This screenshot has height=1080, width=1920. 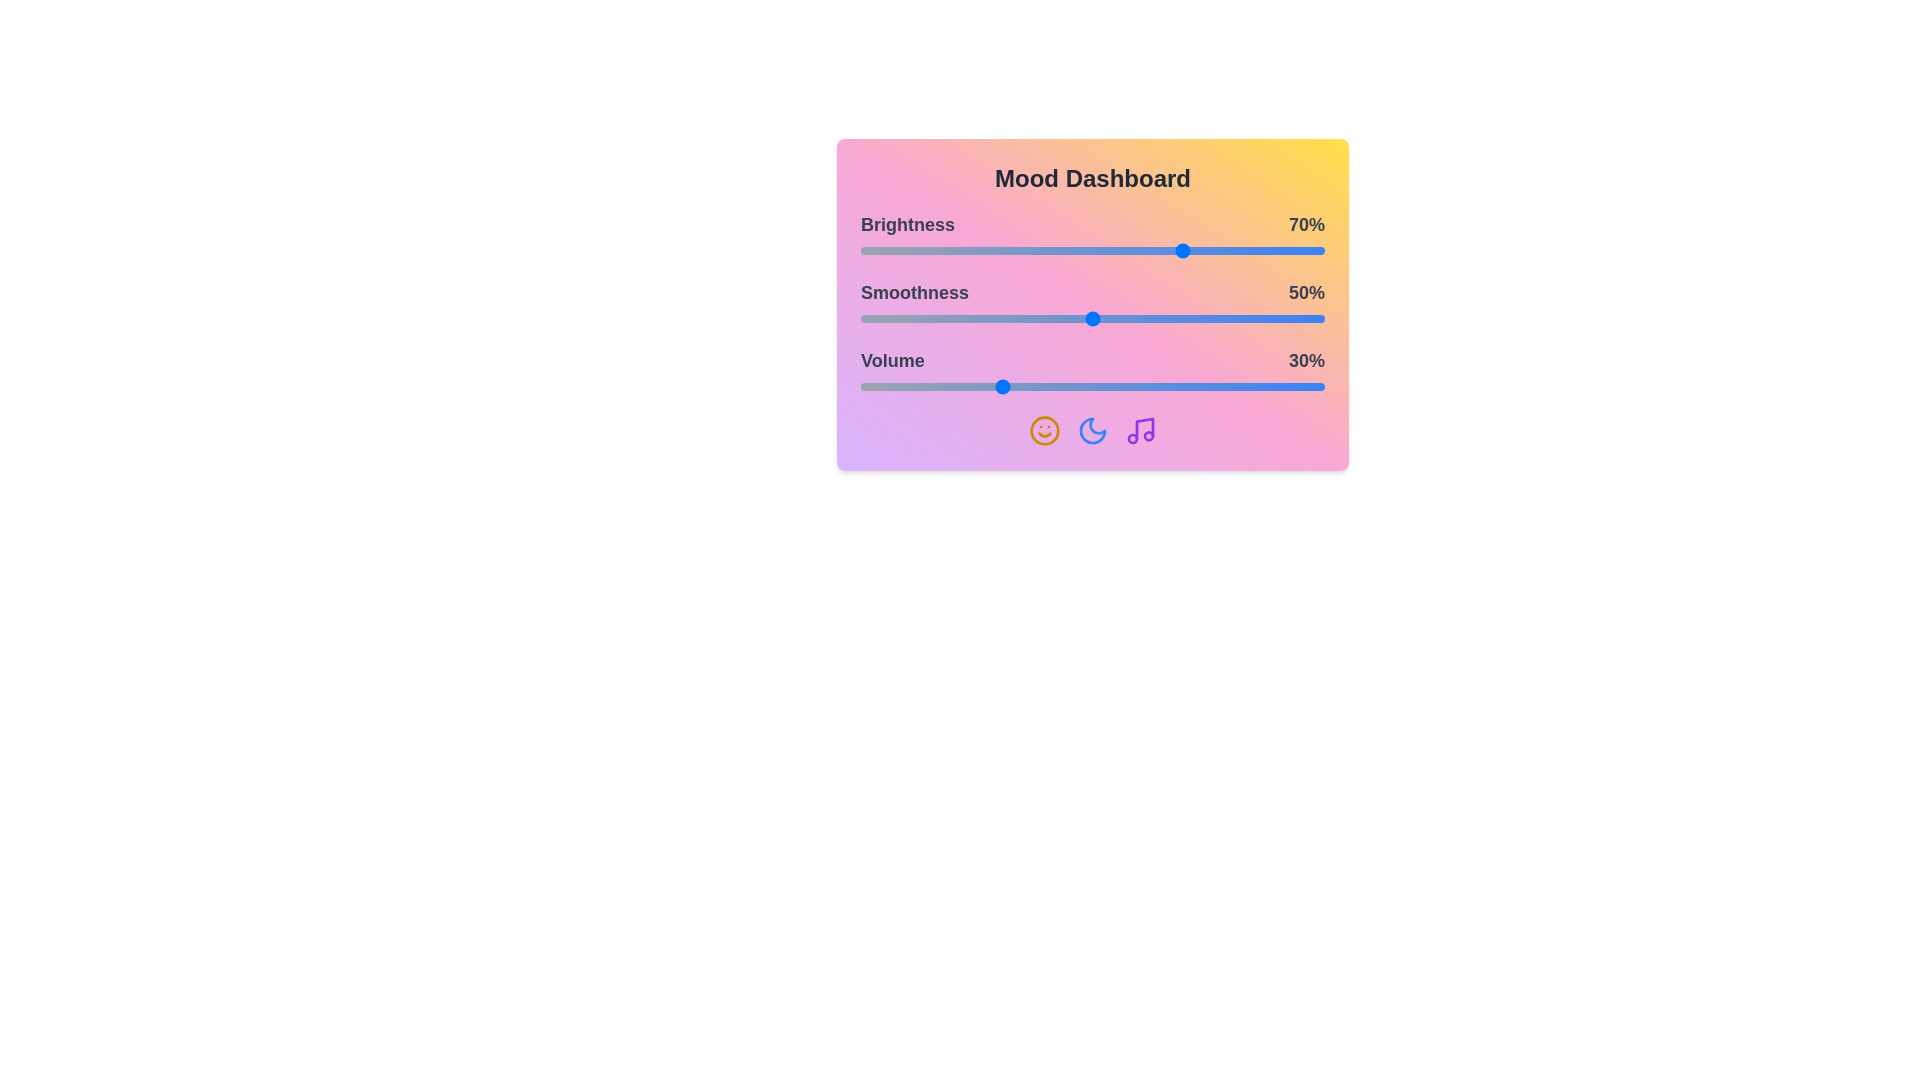 What do you see at coordinates (1000, 318) in the screenshot?
I see `the 1 slider to 30%` at bounding box center [1000, 318].